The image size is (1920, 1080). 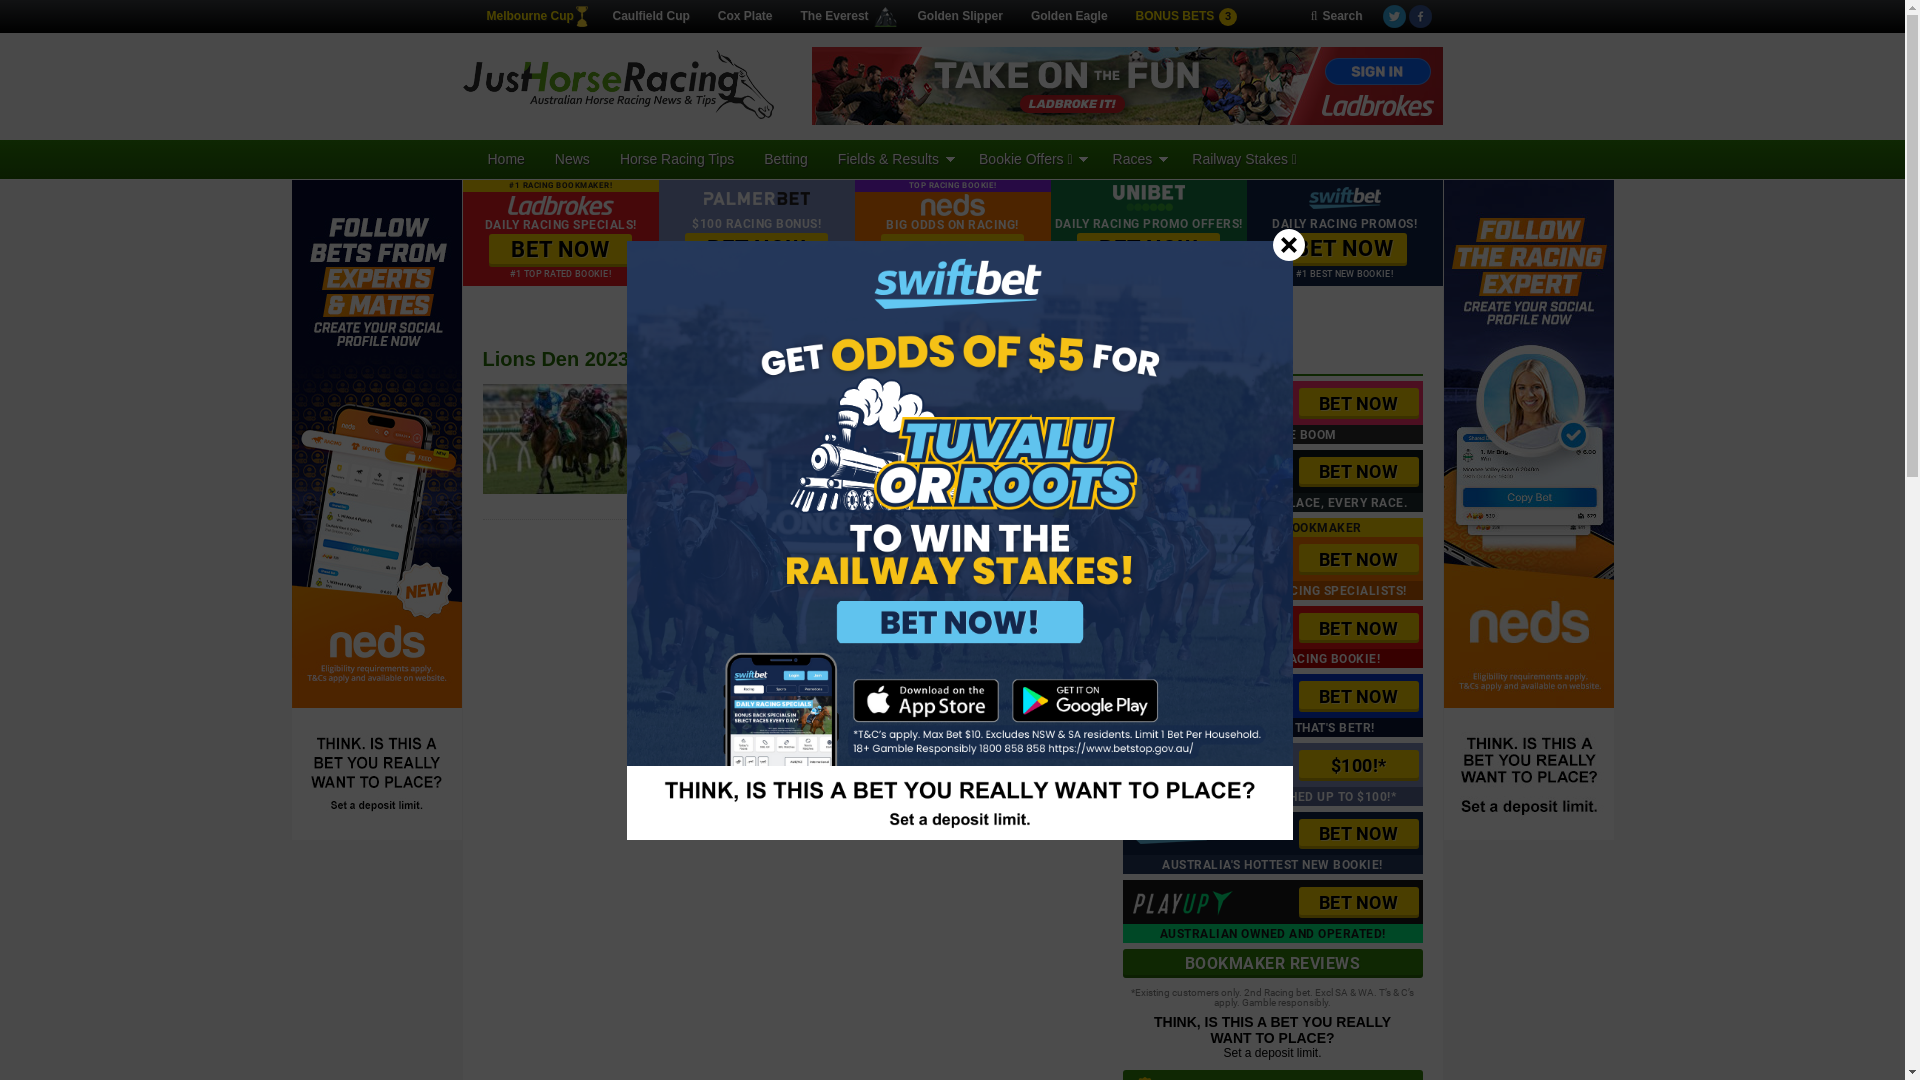 What do you see at coordinates (1271, 481) in the screenshot?
I see `'BET NOW` at bounding box center [1271, 481].